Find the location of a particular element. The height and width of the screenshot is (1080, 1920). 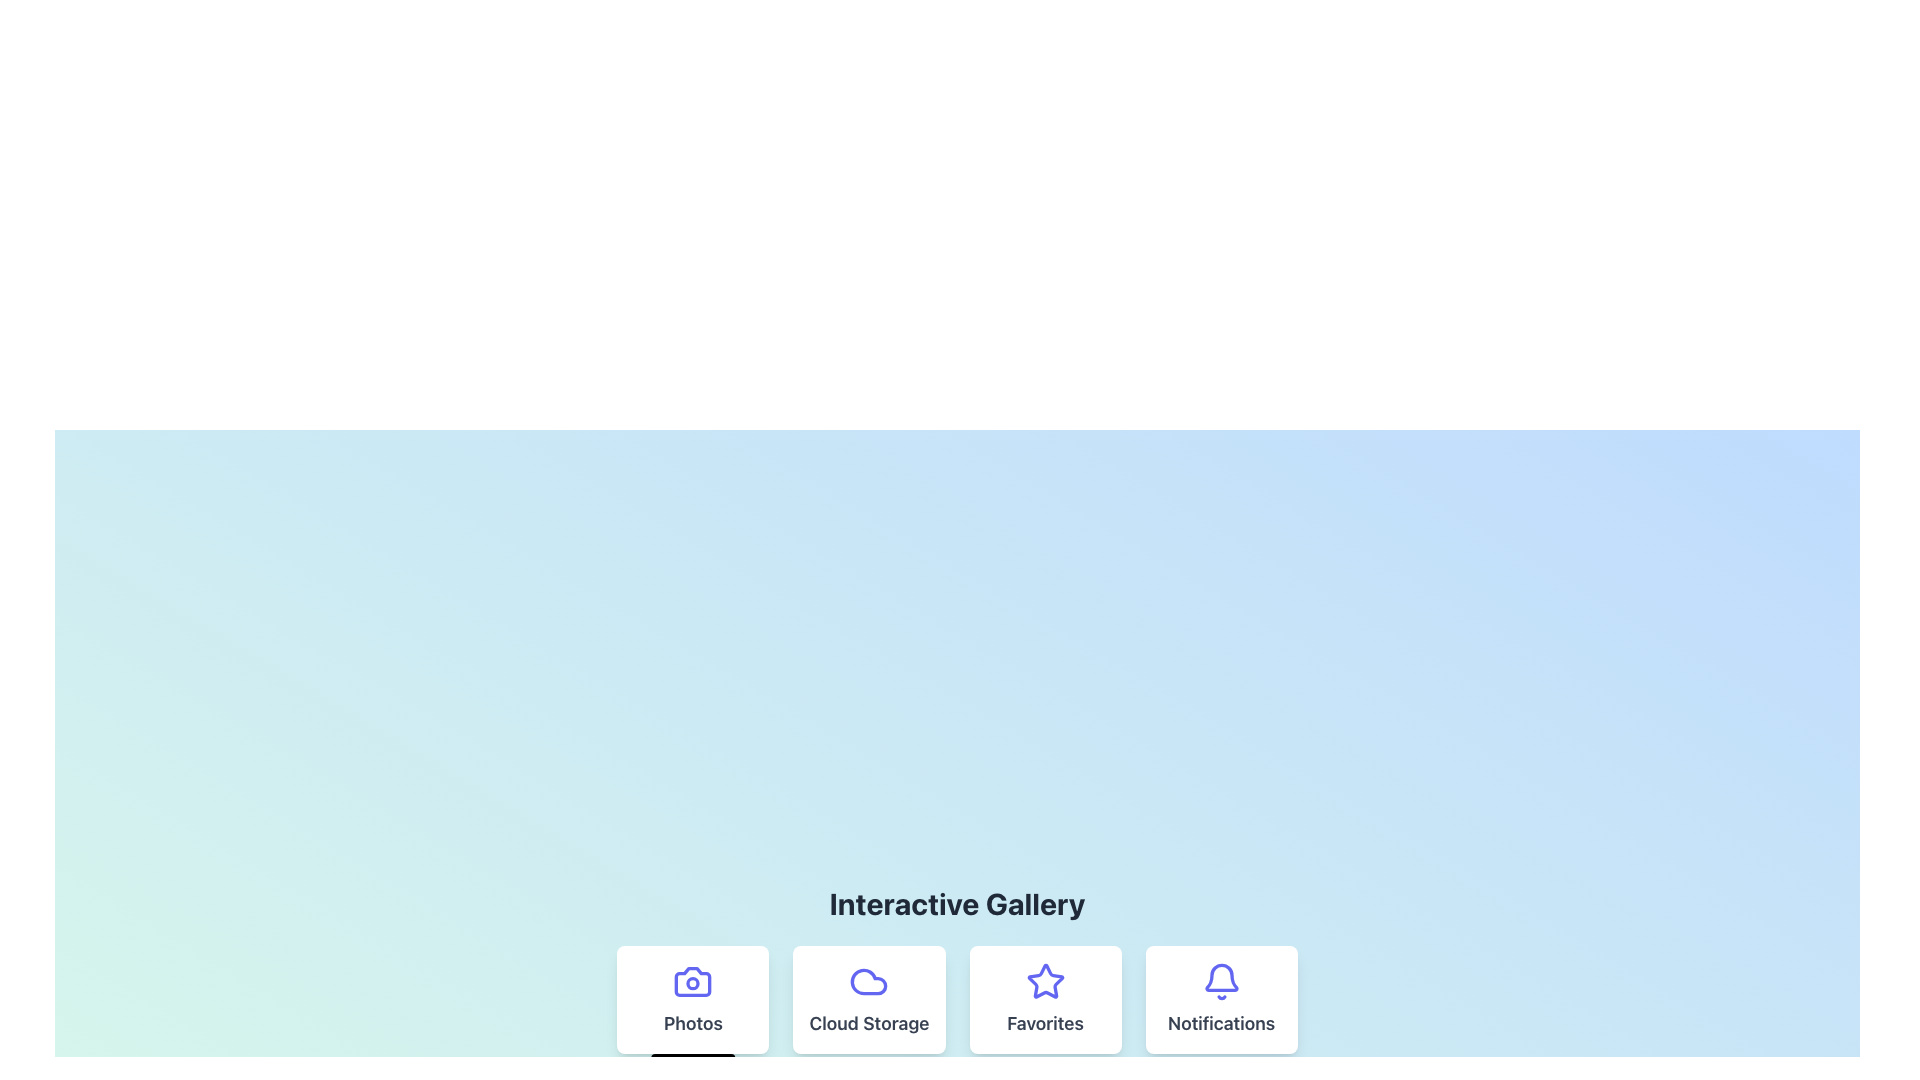

the first card component located at the bottom-left corner of the interface is located at coordinates (692, 999).